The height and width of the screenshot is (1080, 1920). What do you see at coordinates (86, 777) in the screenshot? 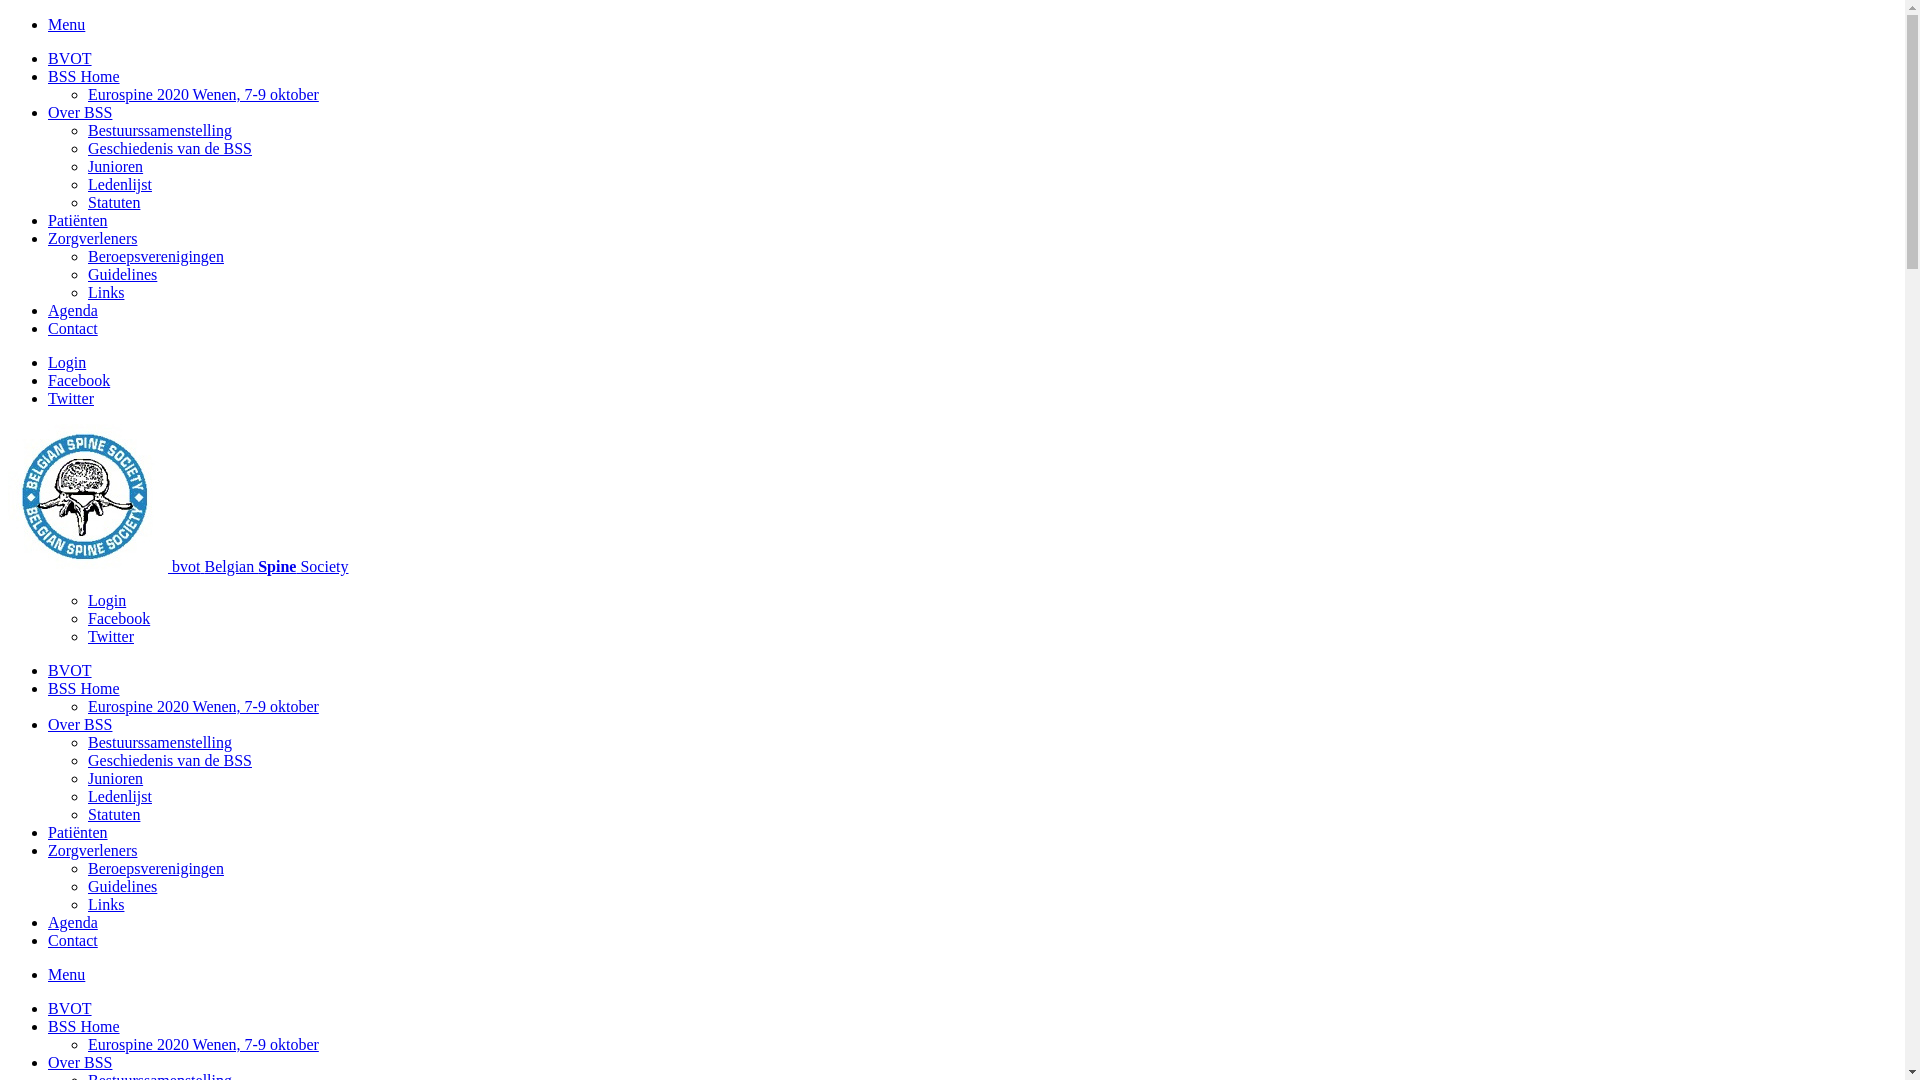
I see `'Junioren'` at bounding box center [86, 777].